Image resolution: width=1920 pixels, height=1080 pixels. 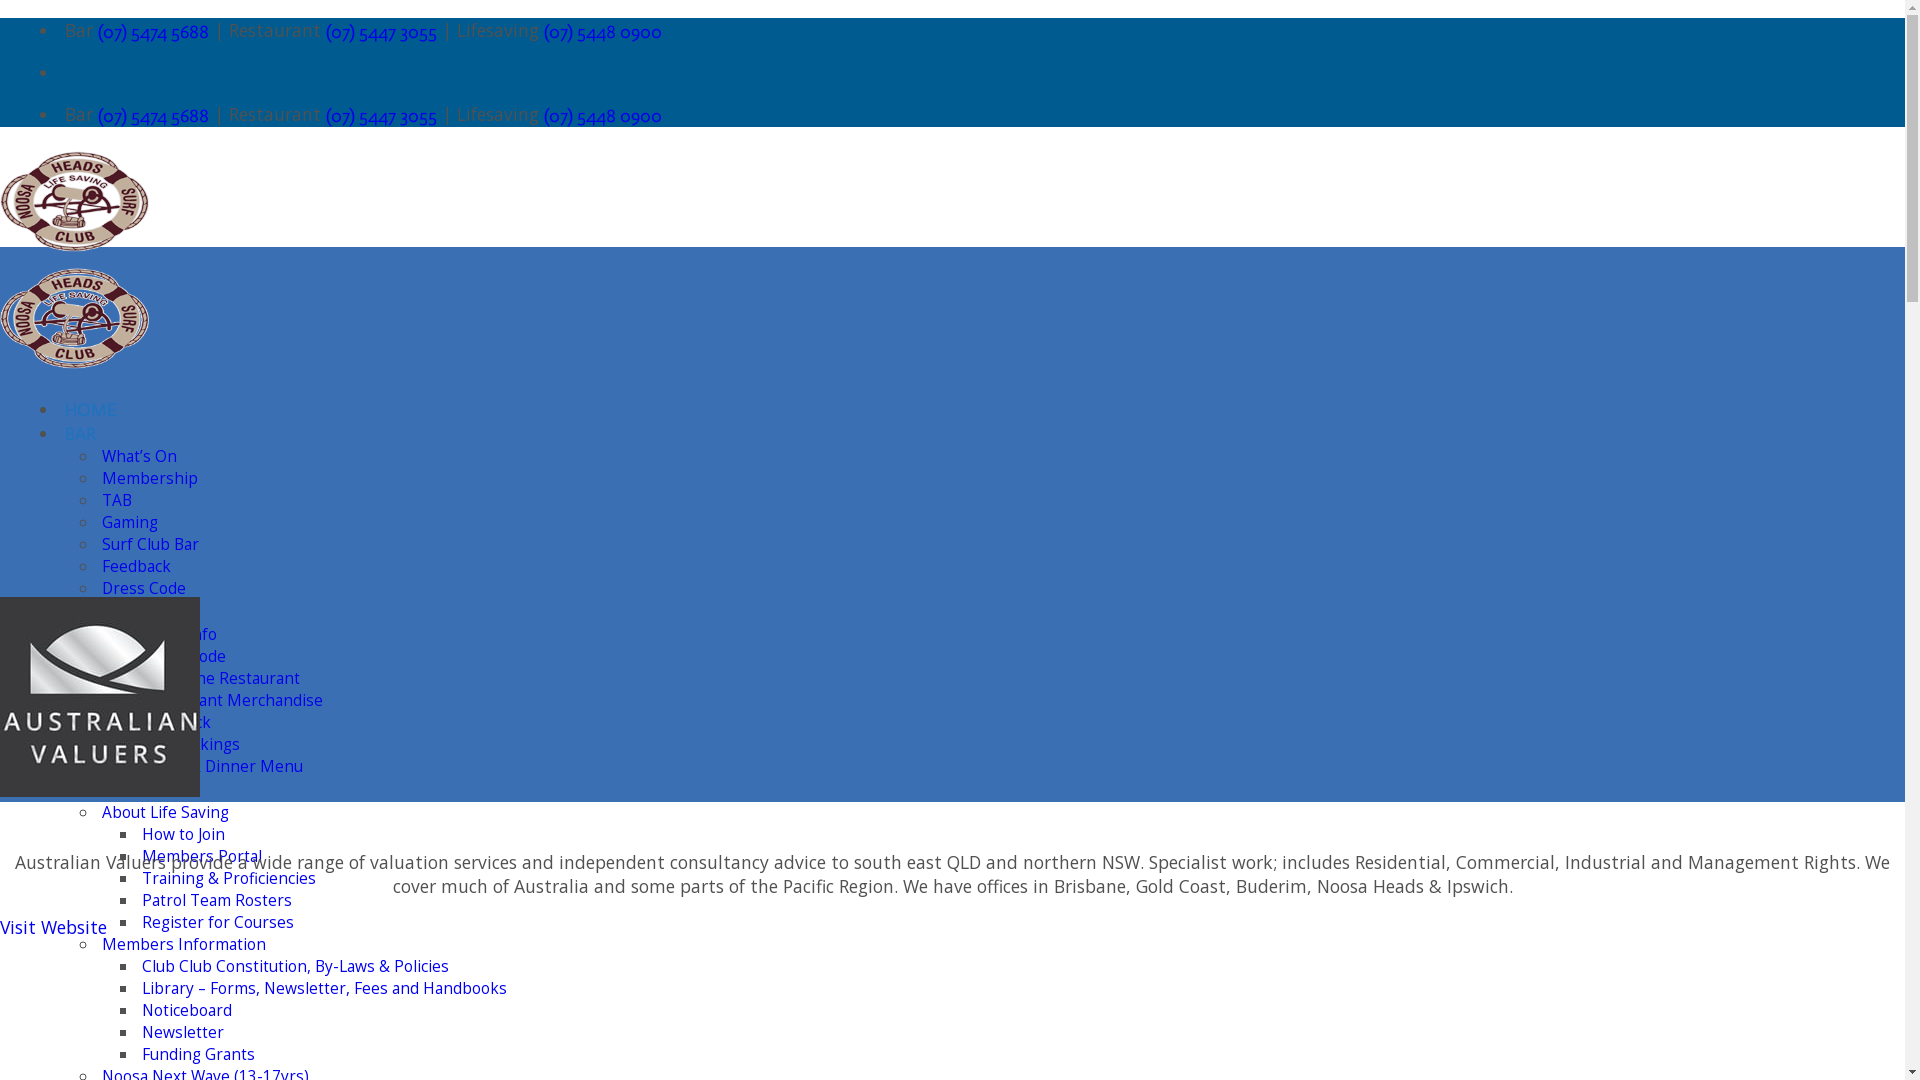 What do you see at coordinates (158, 633) in the screenshot?
I see `'Restaurant Info'` at bounding box center [158, 633].